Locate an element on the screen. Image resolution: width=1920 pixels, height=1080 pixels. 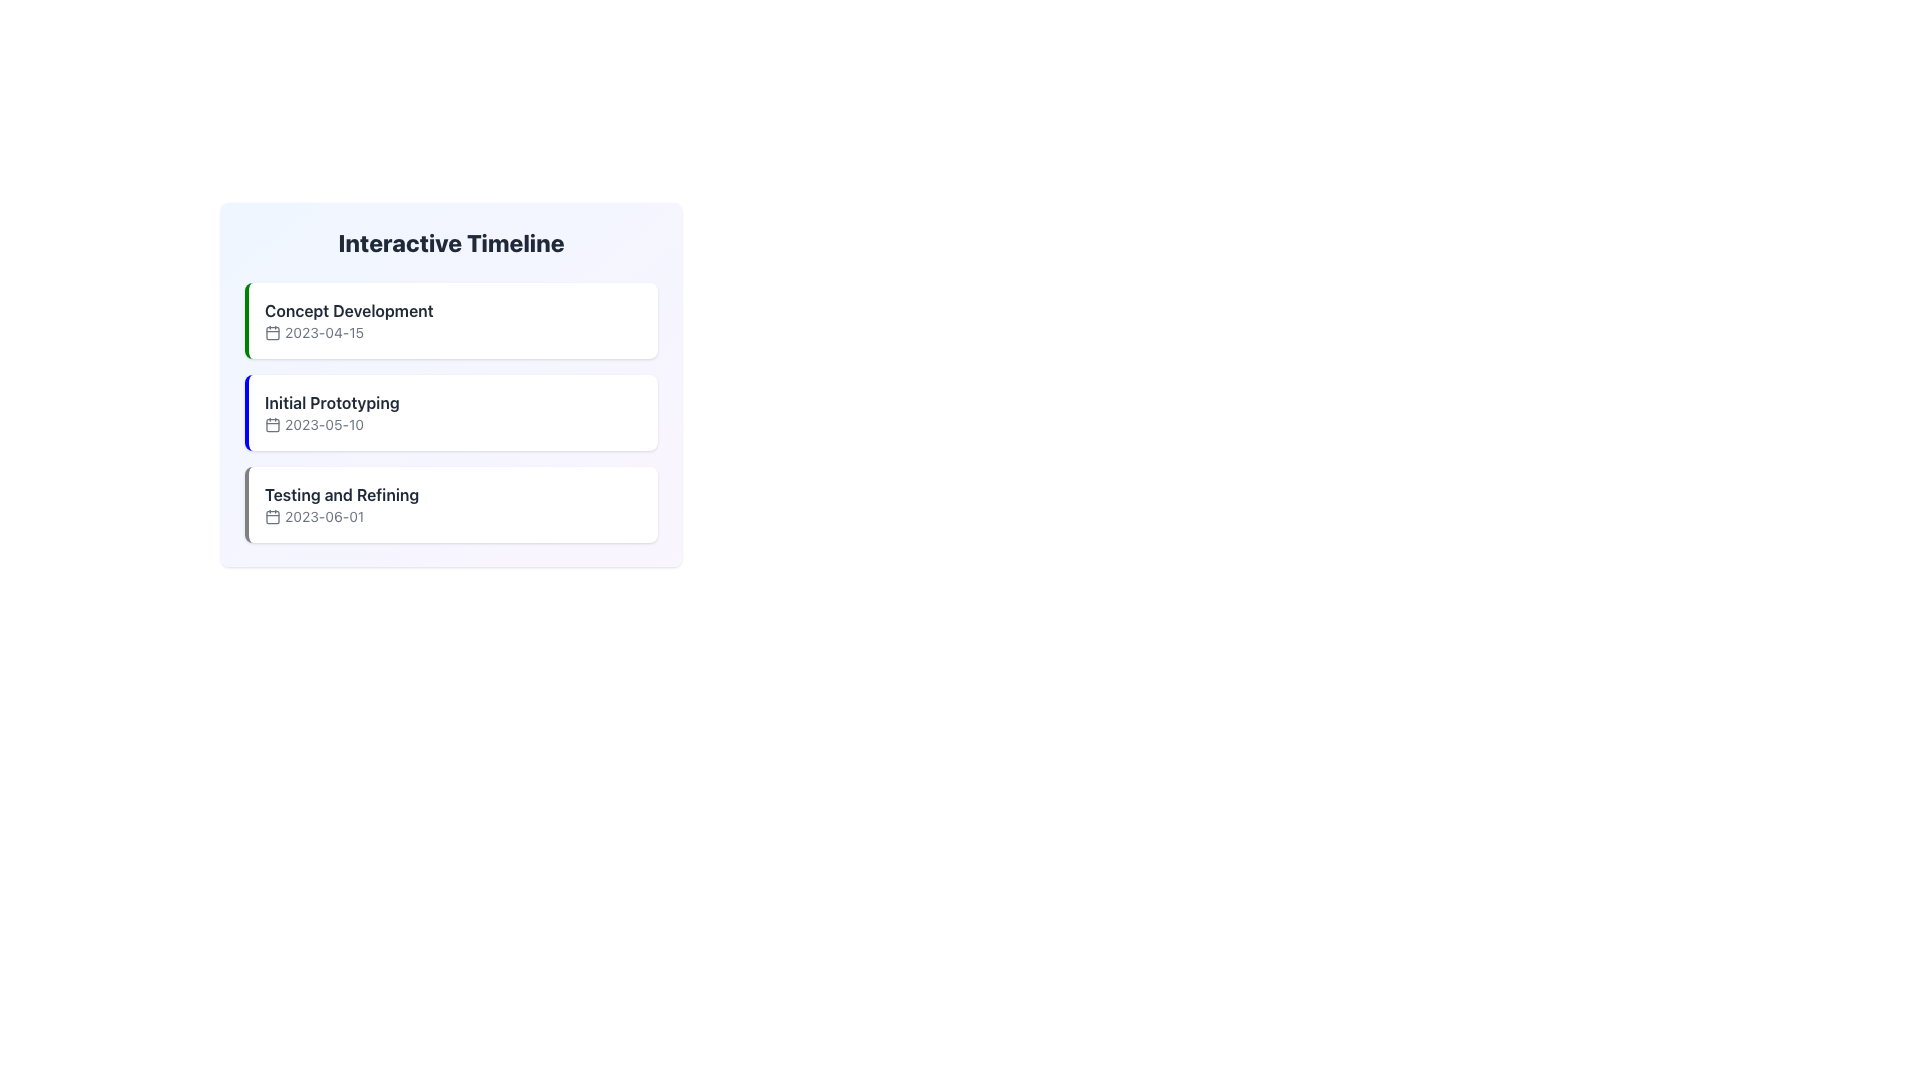
the non-interactive text label displaying the date '2023-05-10', which is accompanied by a calendar icon, located in the second row of the timeline interface under 'Initial Prototyping' is located at coordinates (332, 423).